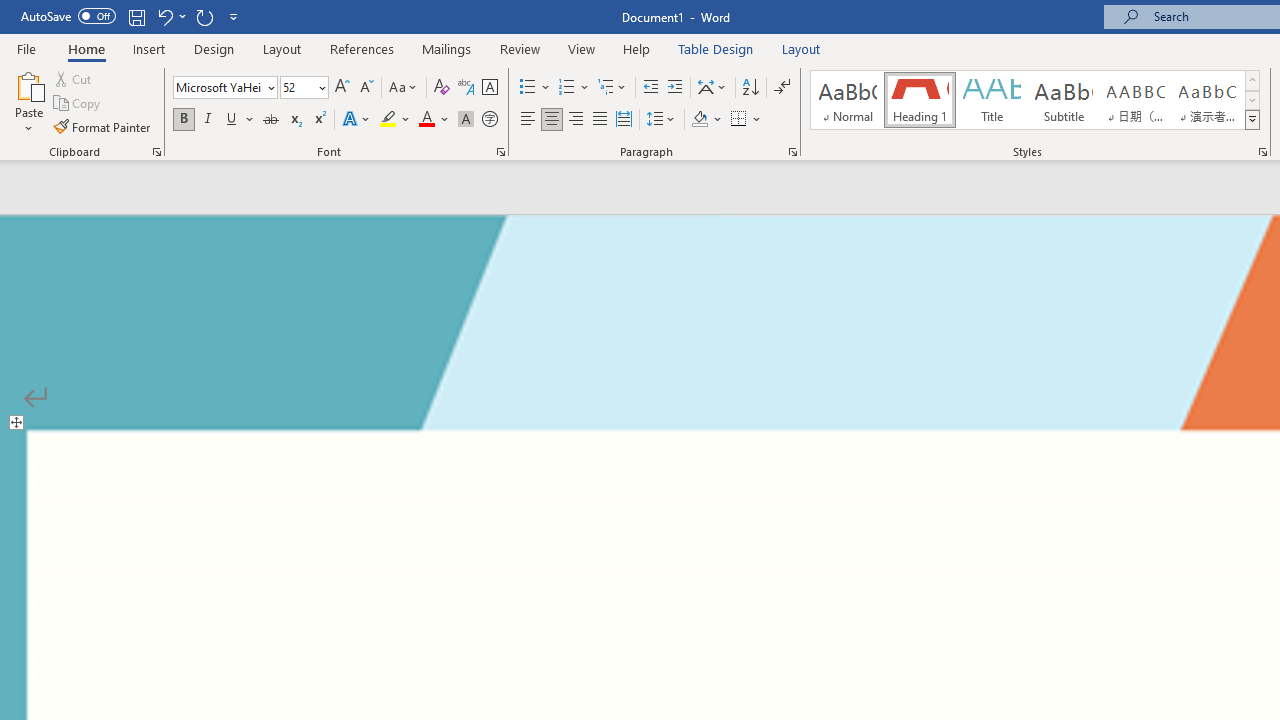 The image size is (1280, 720). What do you see at coordinates (919, 100) in the screenshot?
I see `'Heading 1'` at bounding box center [919, 100].